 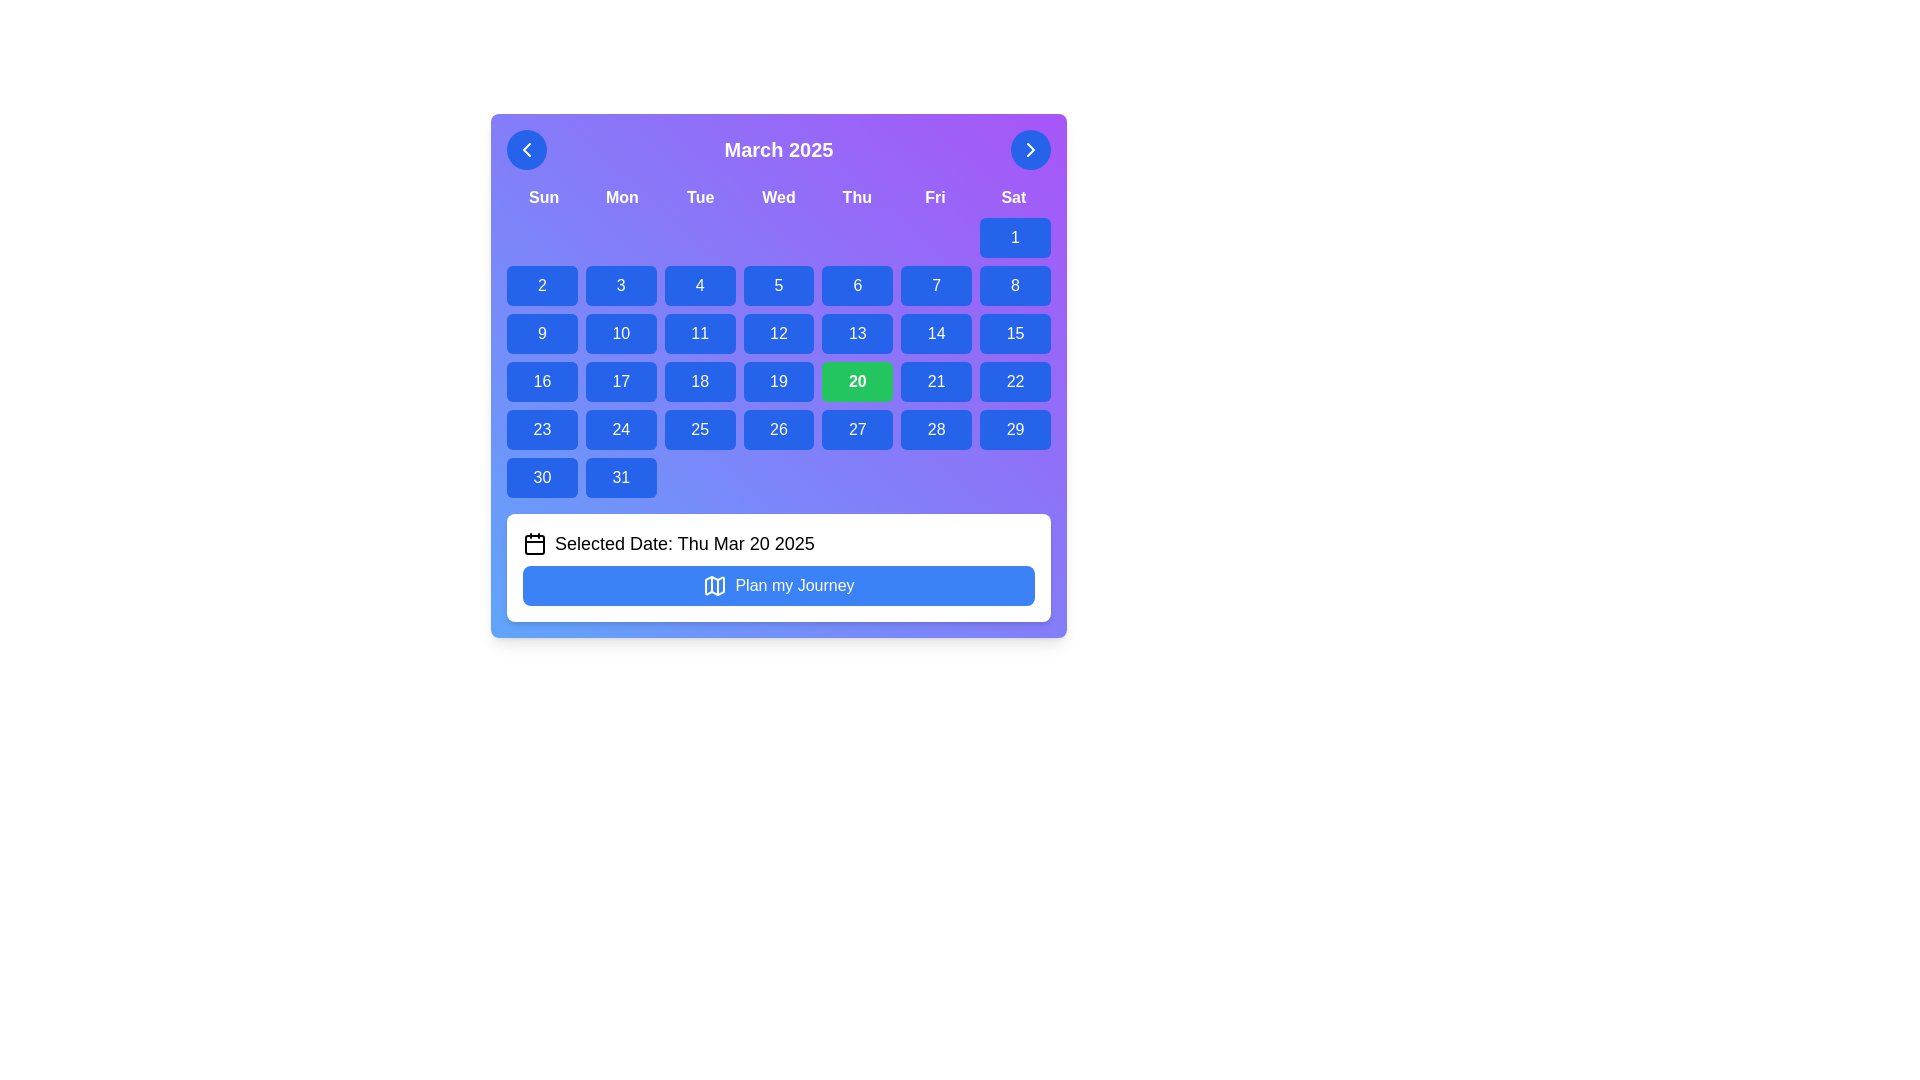 I want to click on the rounded rectangular button with a blue background and the label '5', so click(x=777, y=285).